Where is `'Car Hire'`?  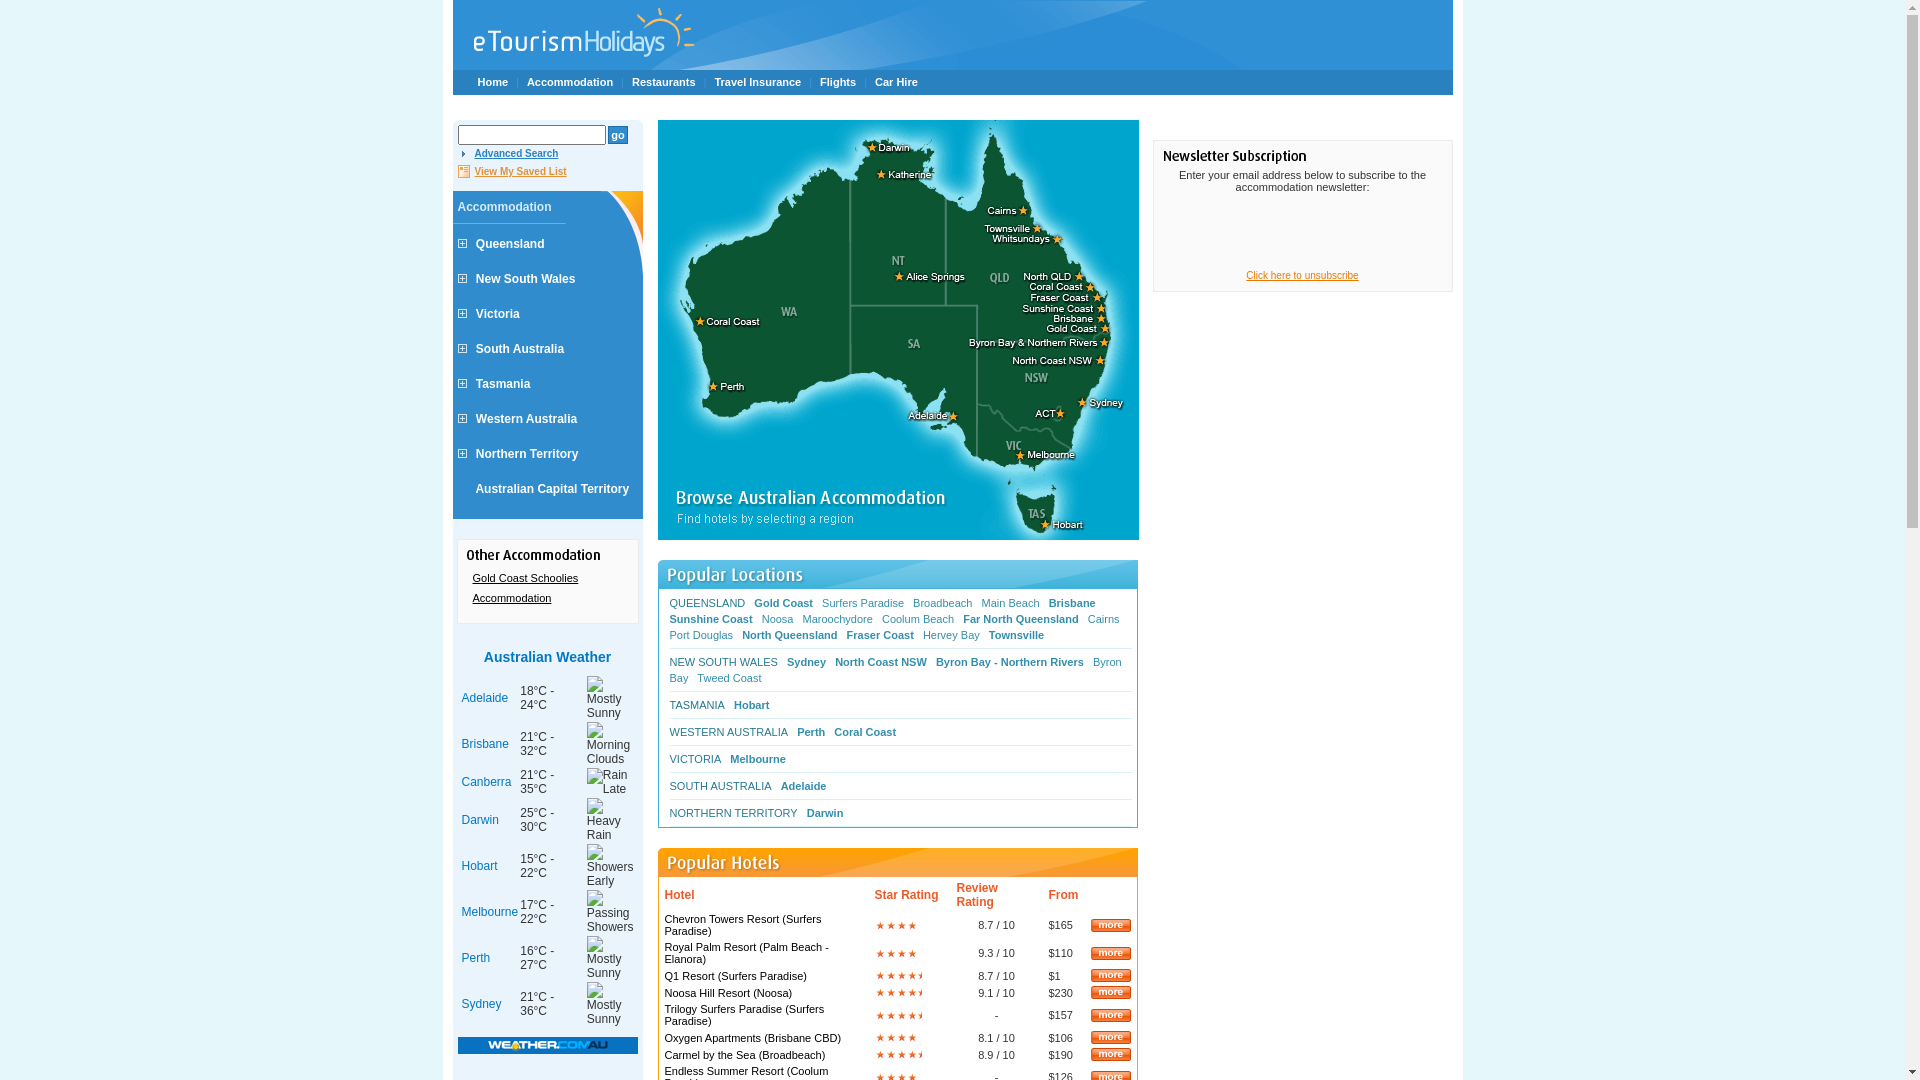 'Car Hire' is located at coordinates (895, 81).